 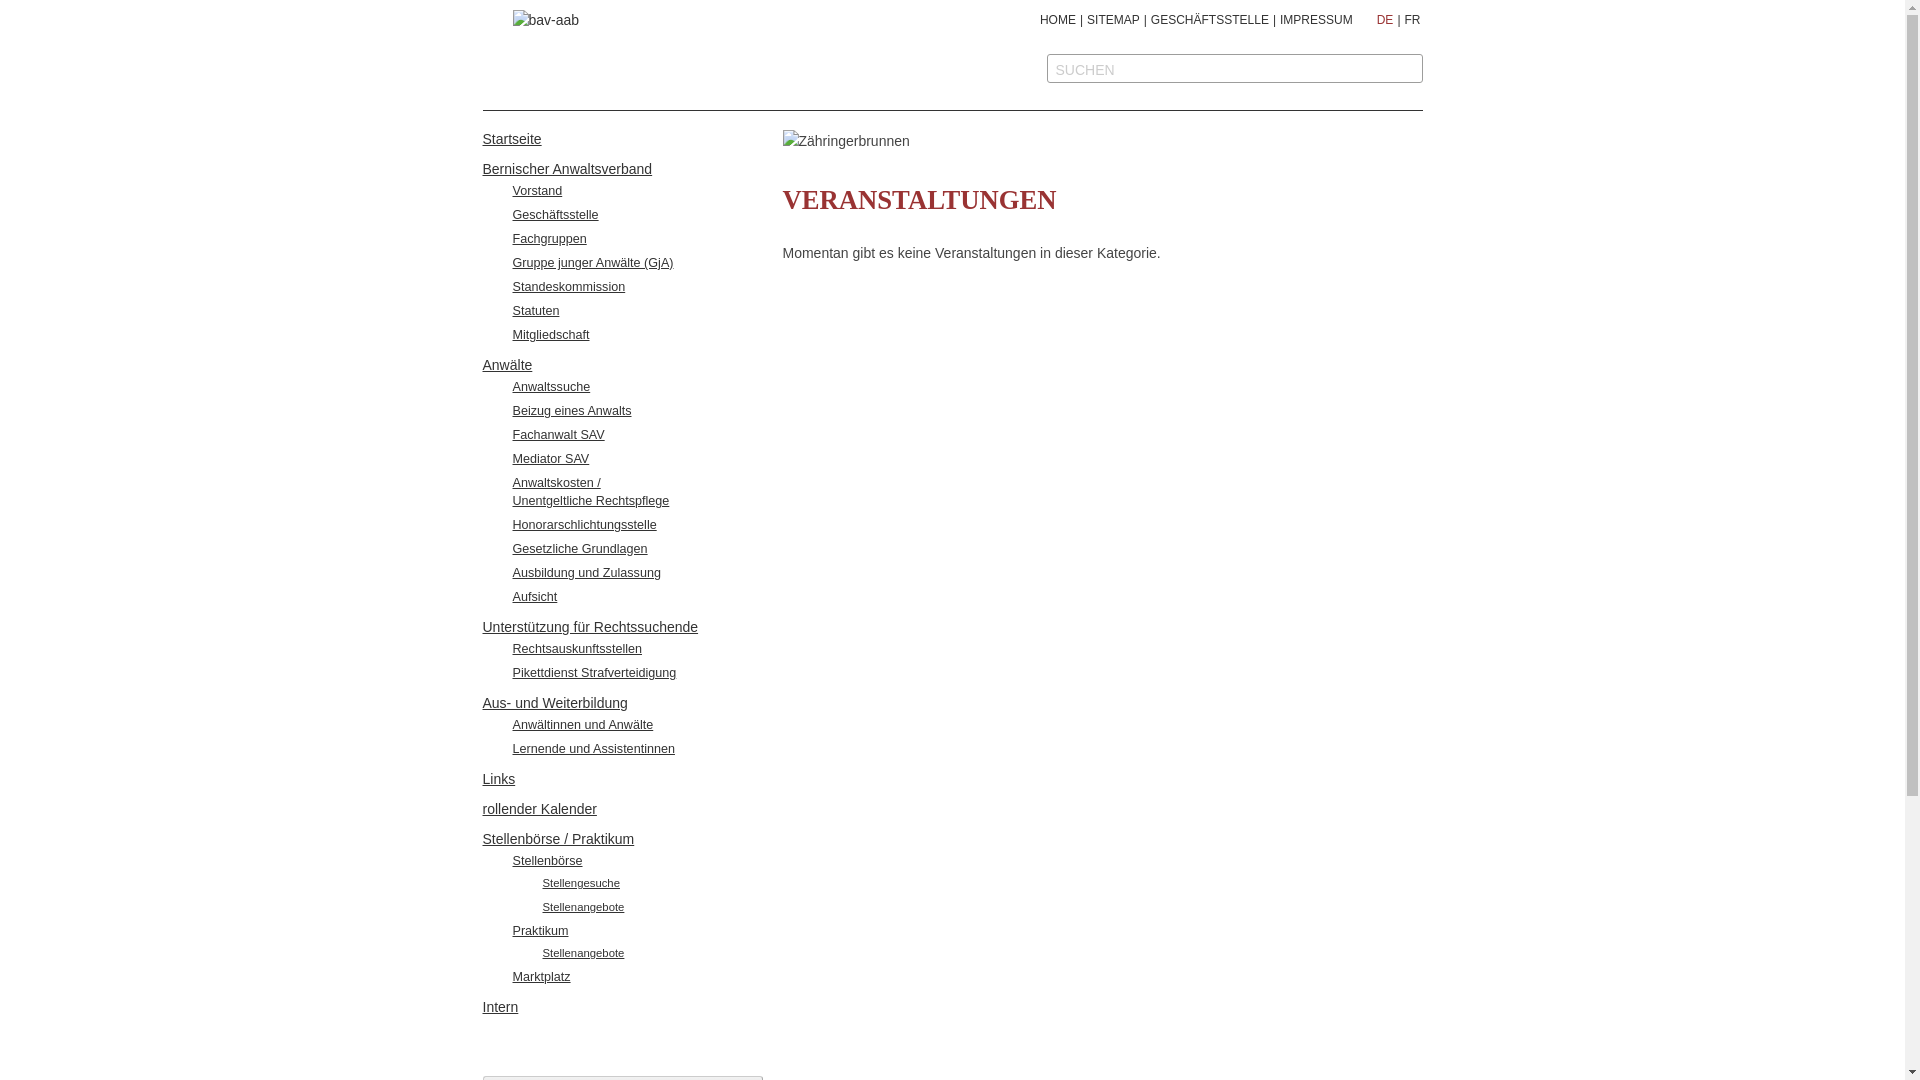 I want to click on 'Fachgruppen', so click(x=512, y=238).